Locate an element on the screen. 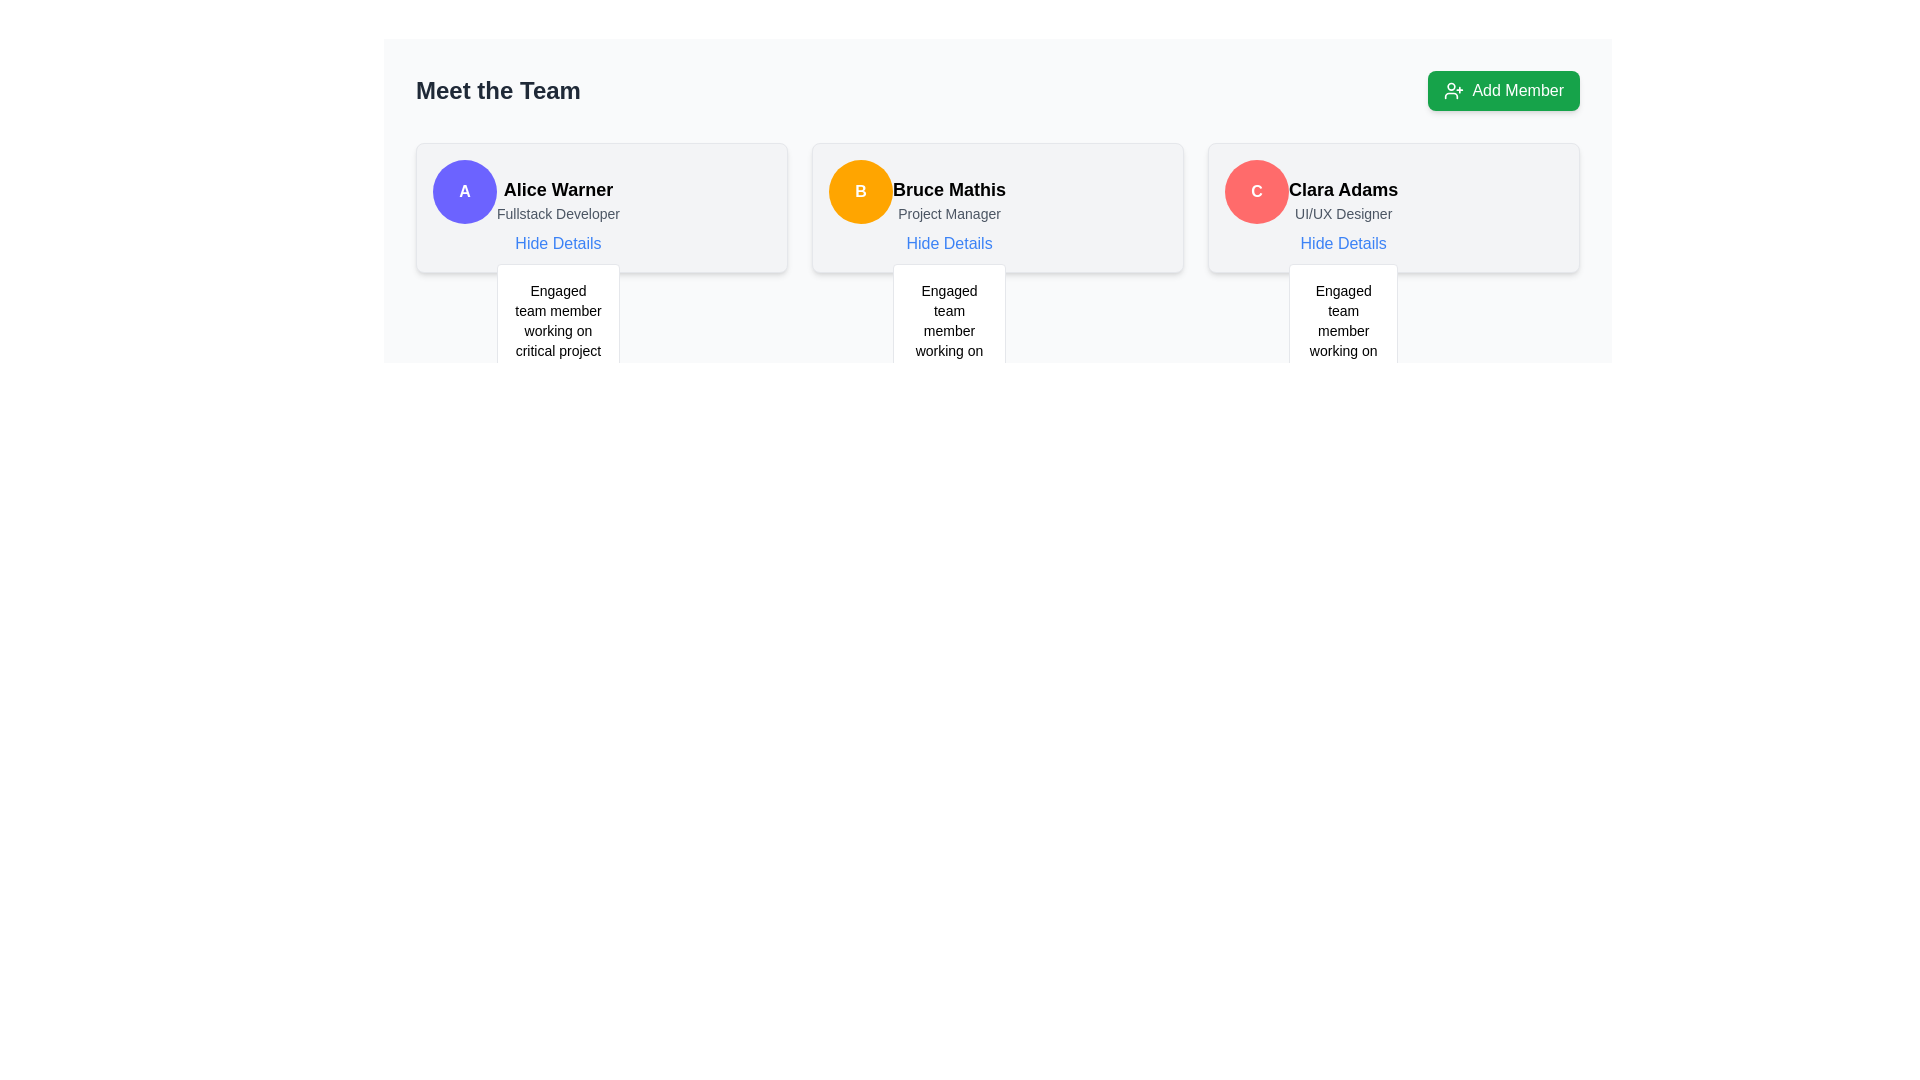 This screenshot has width=1920, height=1080. the avatar icon representing 'Alice Warner', which displays her initials in a styled badge at the top-left corner of her card is located at coordinates (464, 192).